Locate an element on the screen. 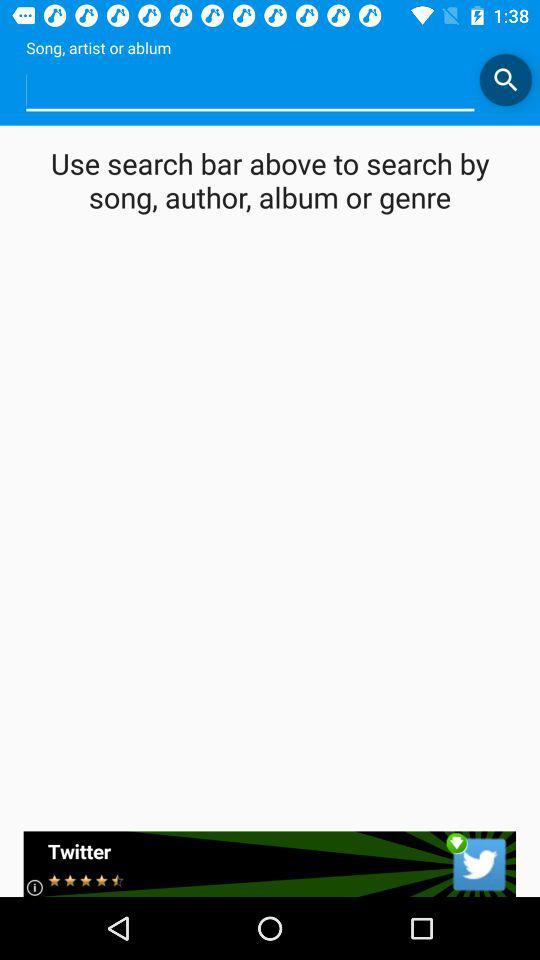  search for artist or album is located at coordinates (504, 79).